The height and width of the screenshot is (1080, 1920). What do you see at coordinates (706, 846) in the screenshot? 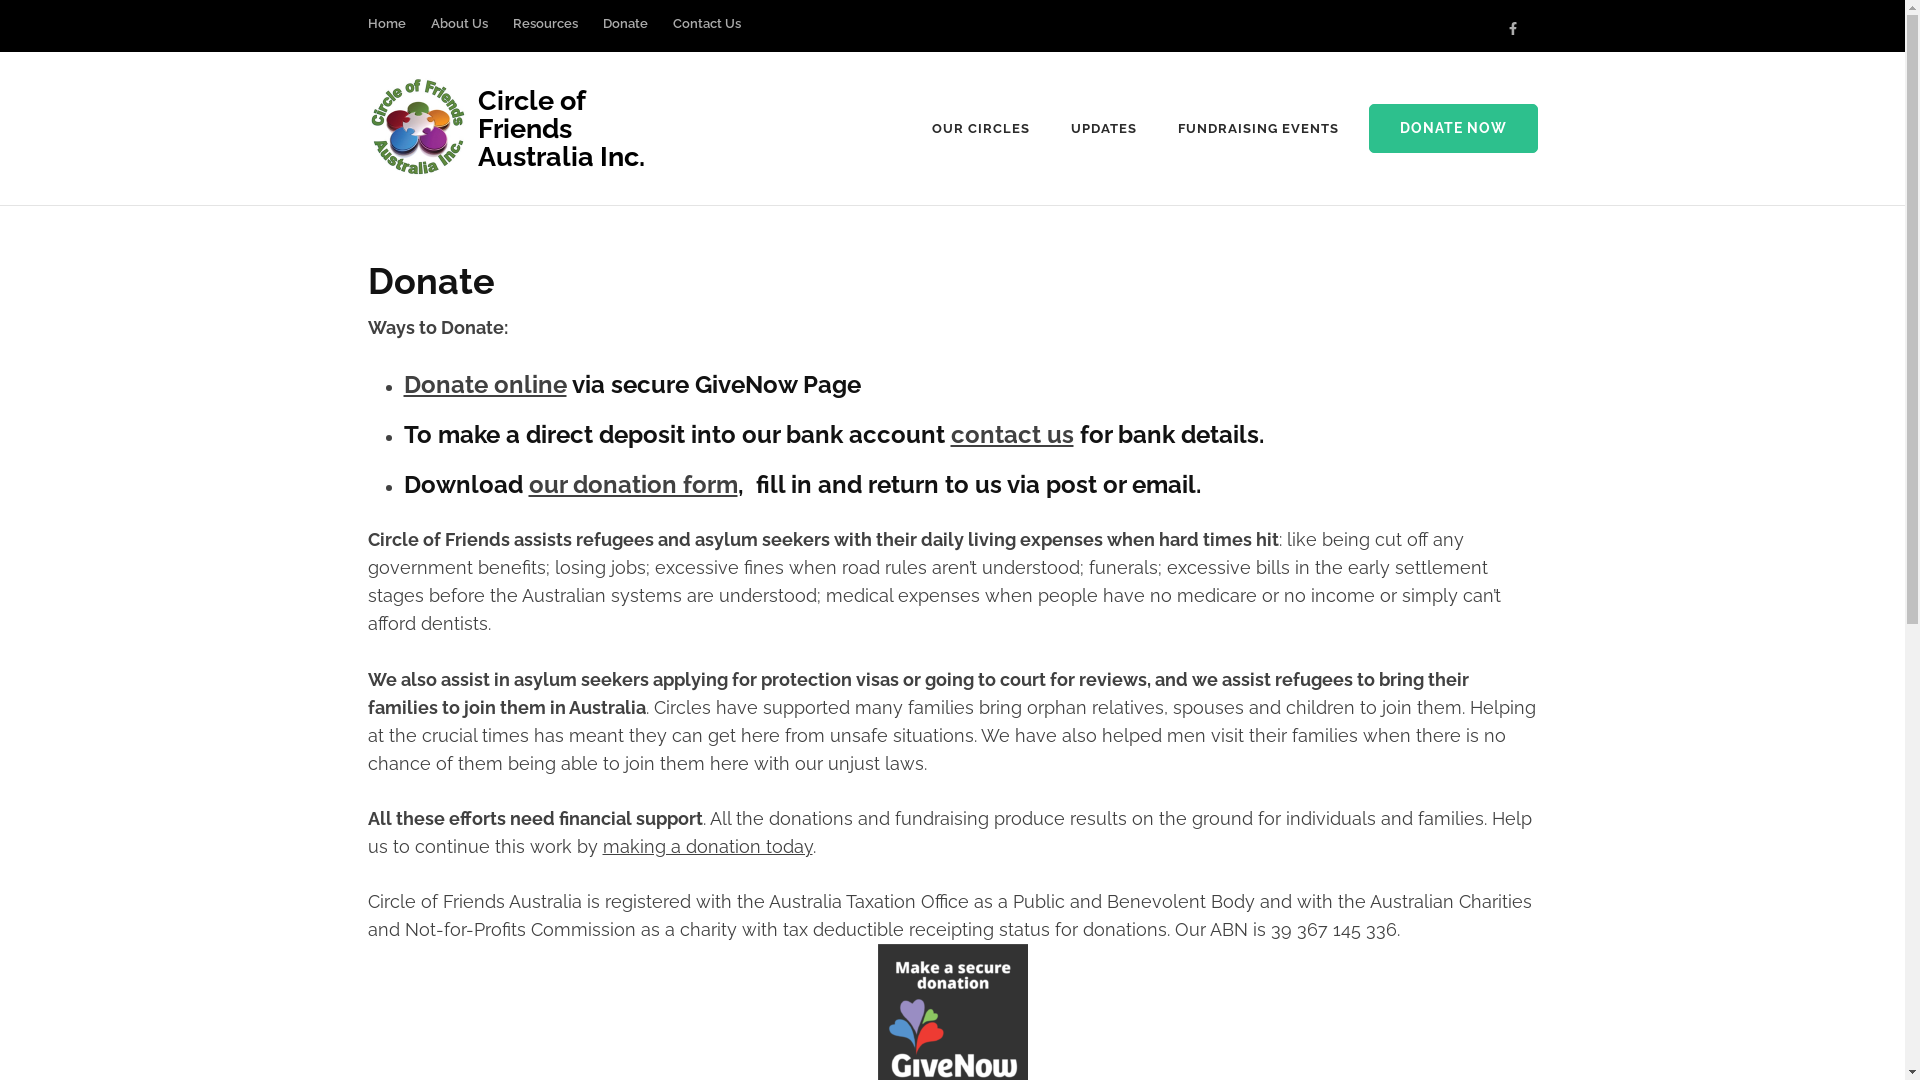
I see `'making a donation today'` at bounding box center [706, 846].